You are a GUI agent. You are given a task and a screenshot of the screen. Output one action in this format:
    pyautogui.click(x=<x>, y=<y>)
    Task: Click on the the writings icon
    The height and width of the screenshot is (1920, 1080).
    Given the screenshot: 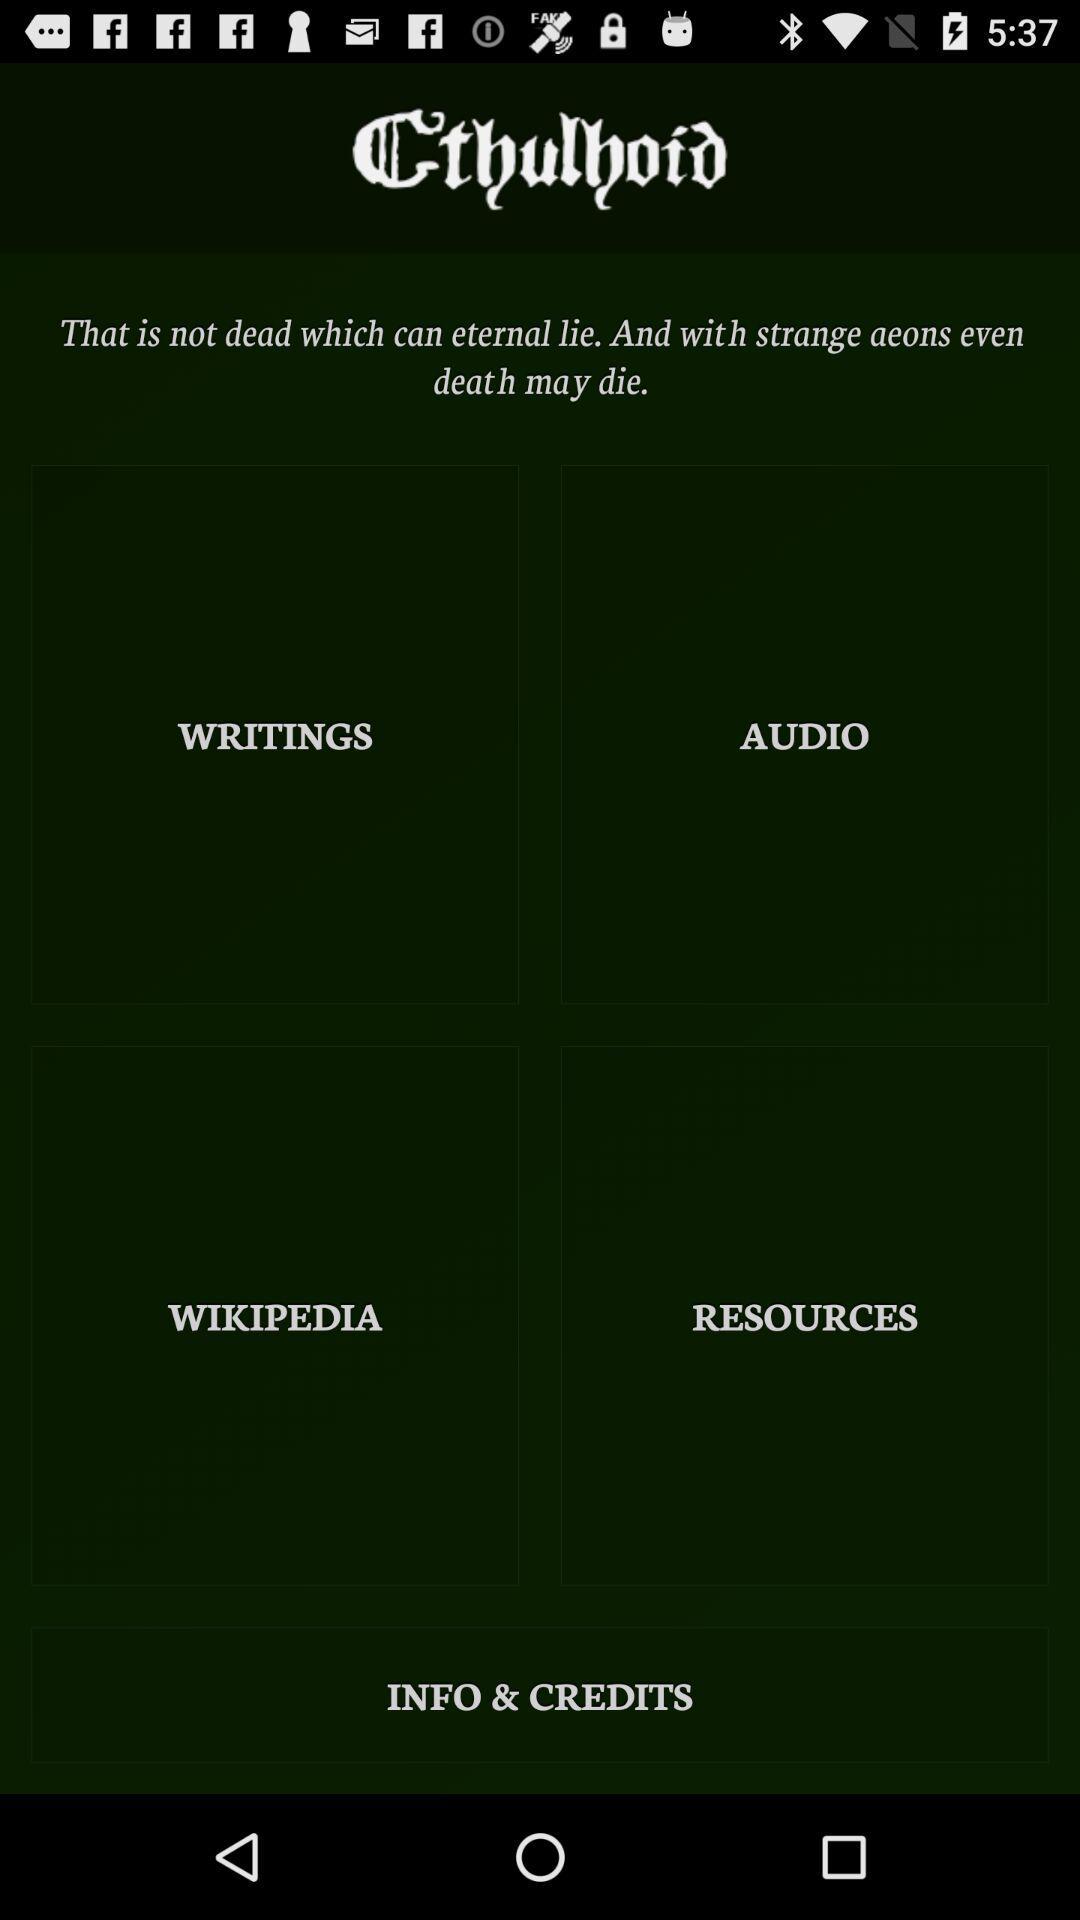 What is the action you would take?
    pyautogui.click(x=275, y=733)
    